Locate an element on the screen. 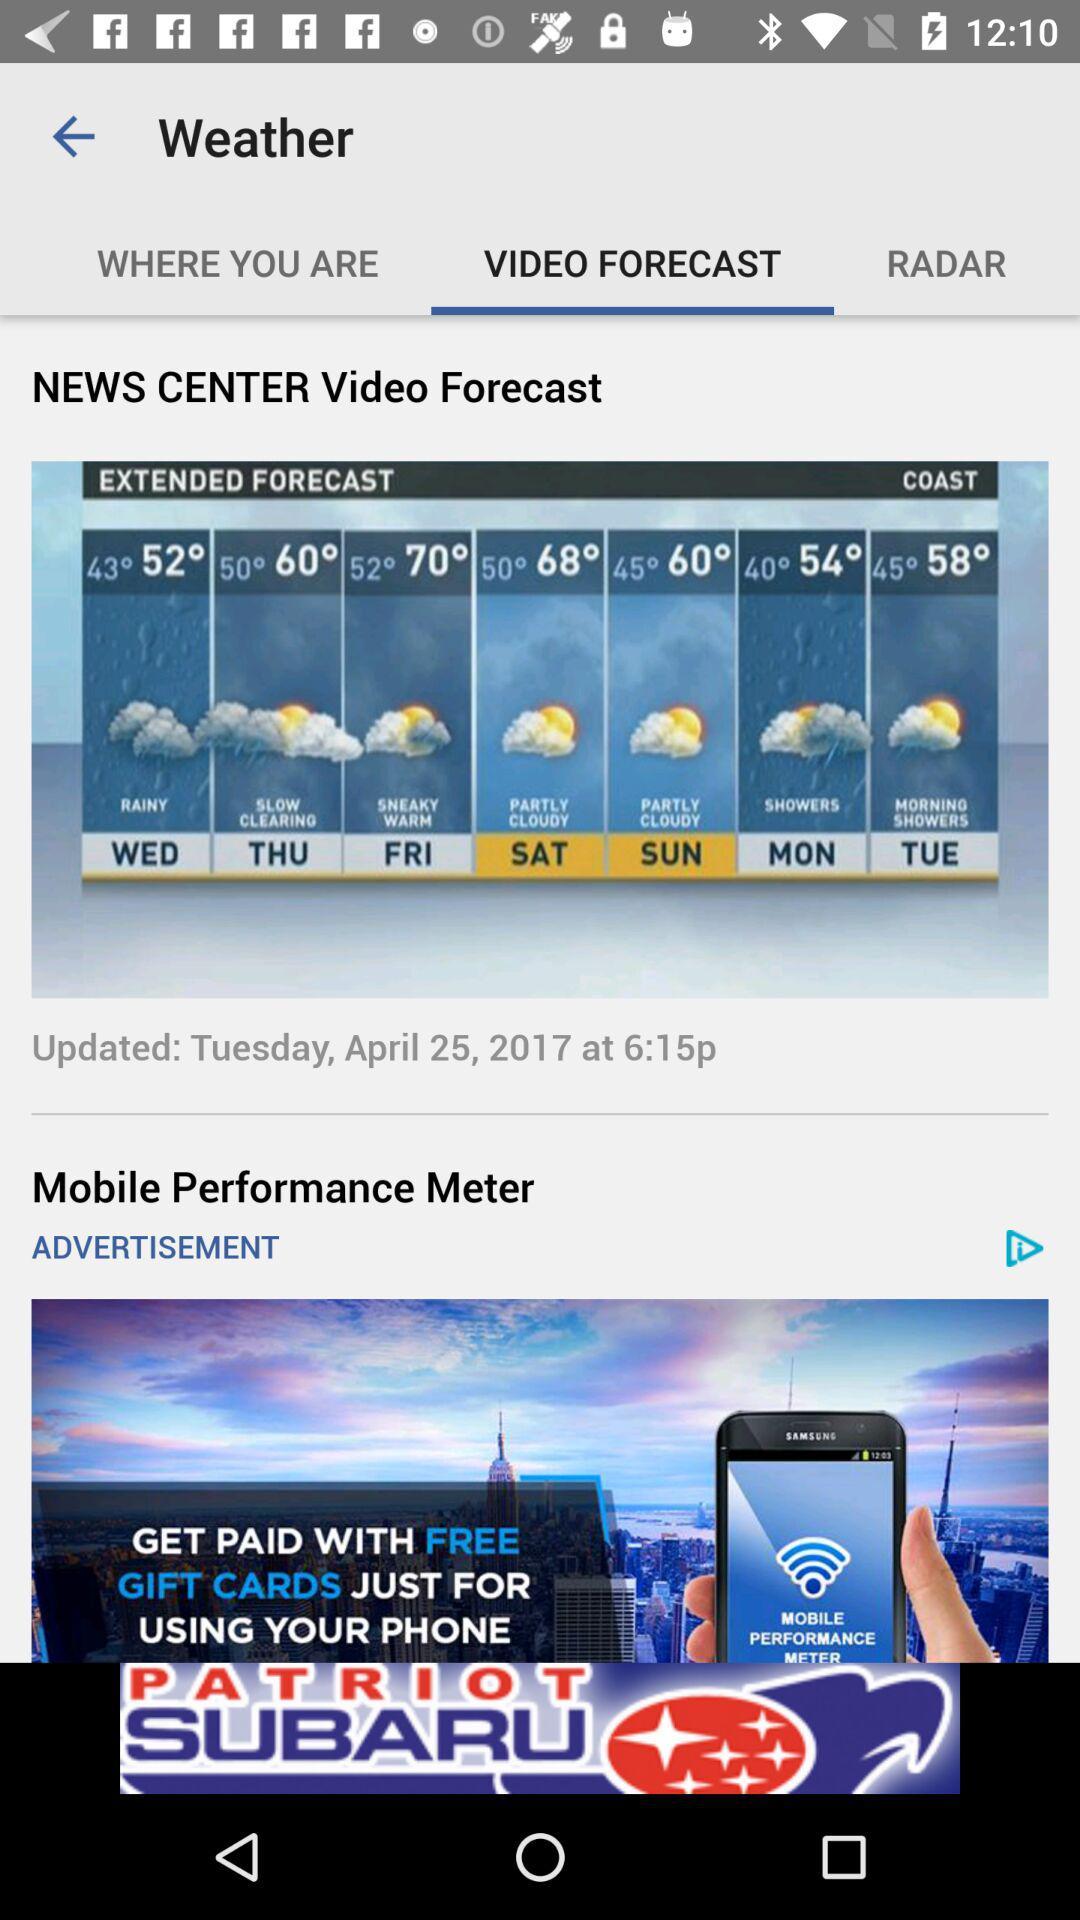 The height and width of the screenshot is (1920, 1080). advertisement is located at coordinates (540, 1480).